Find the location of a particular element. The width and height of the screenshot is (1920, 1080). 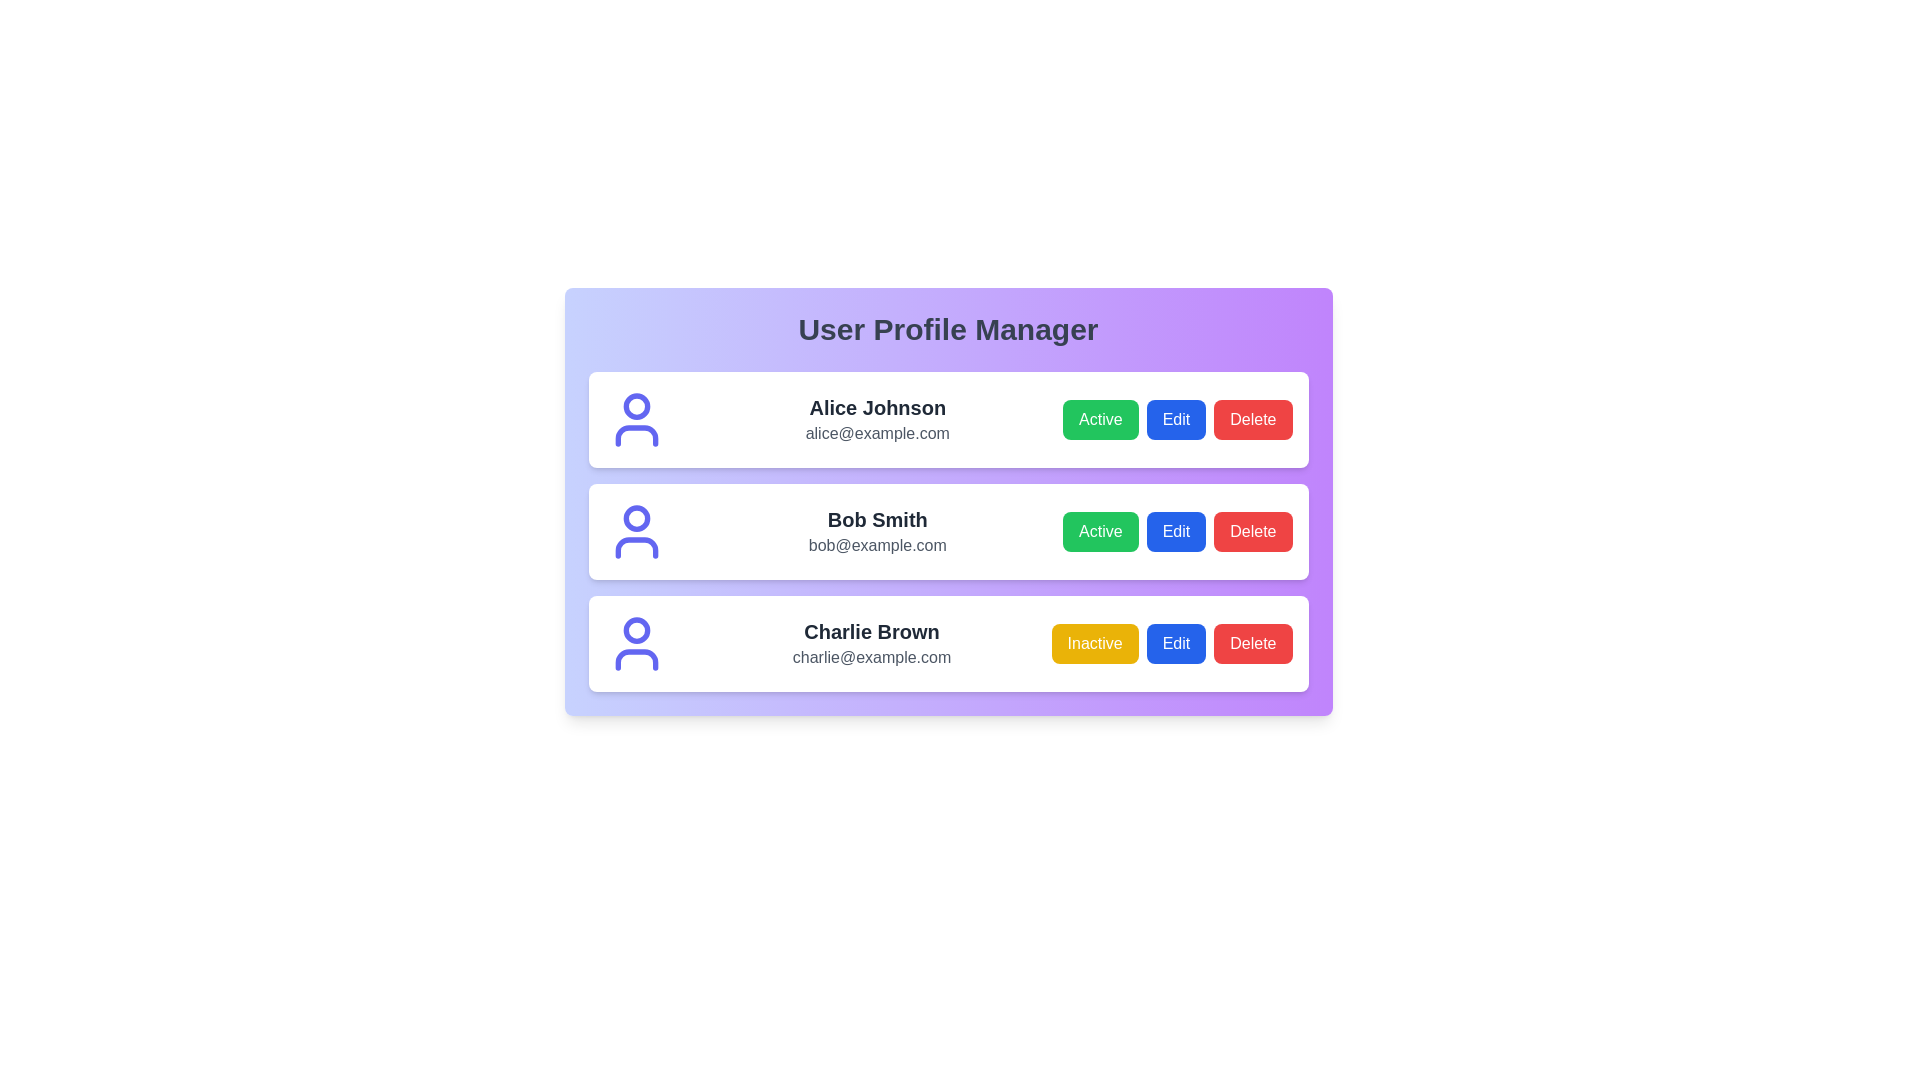

the profile icon for Alice Johnson is located at coordinates (635, 419).